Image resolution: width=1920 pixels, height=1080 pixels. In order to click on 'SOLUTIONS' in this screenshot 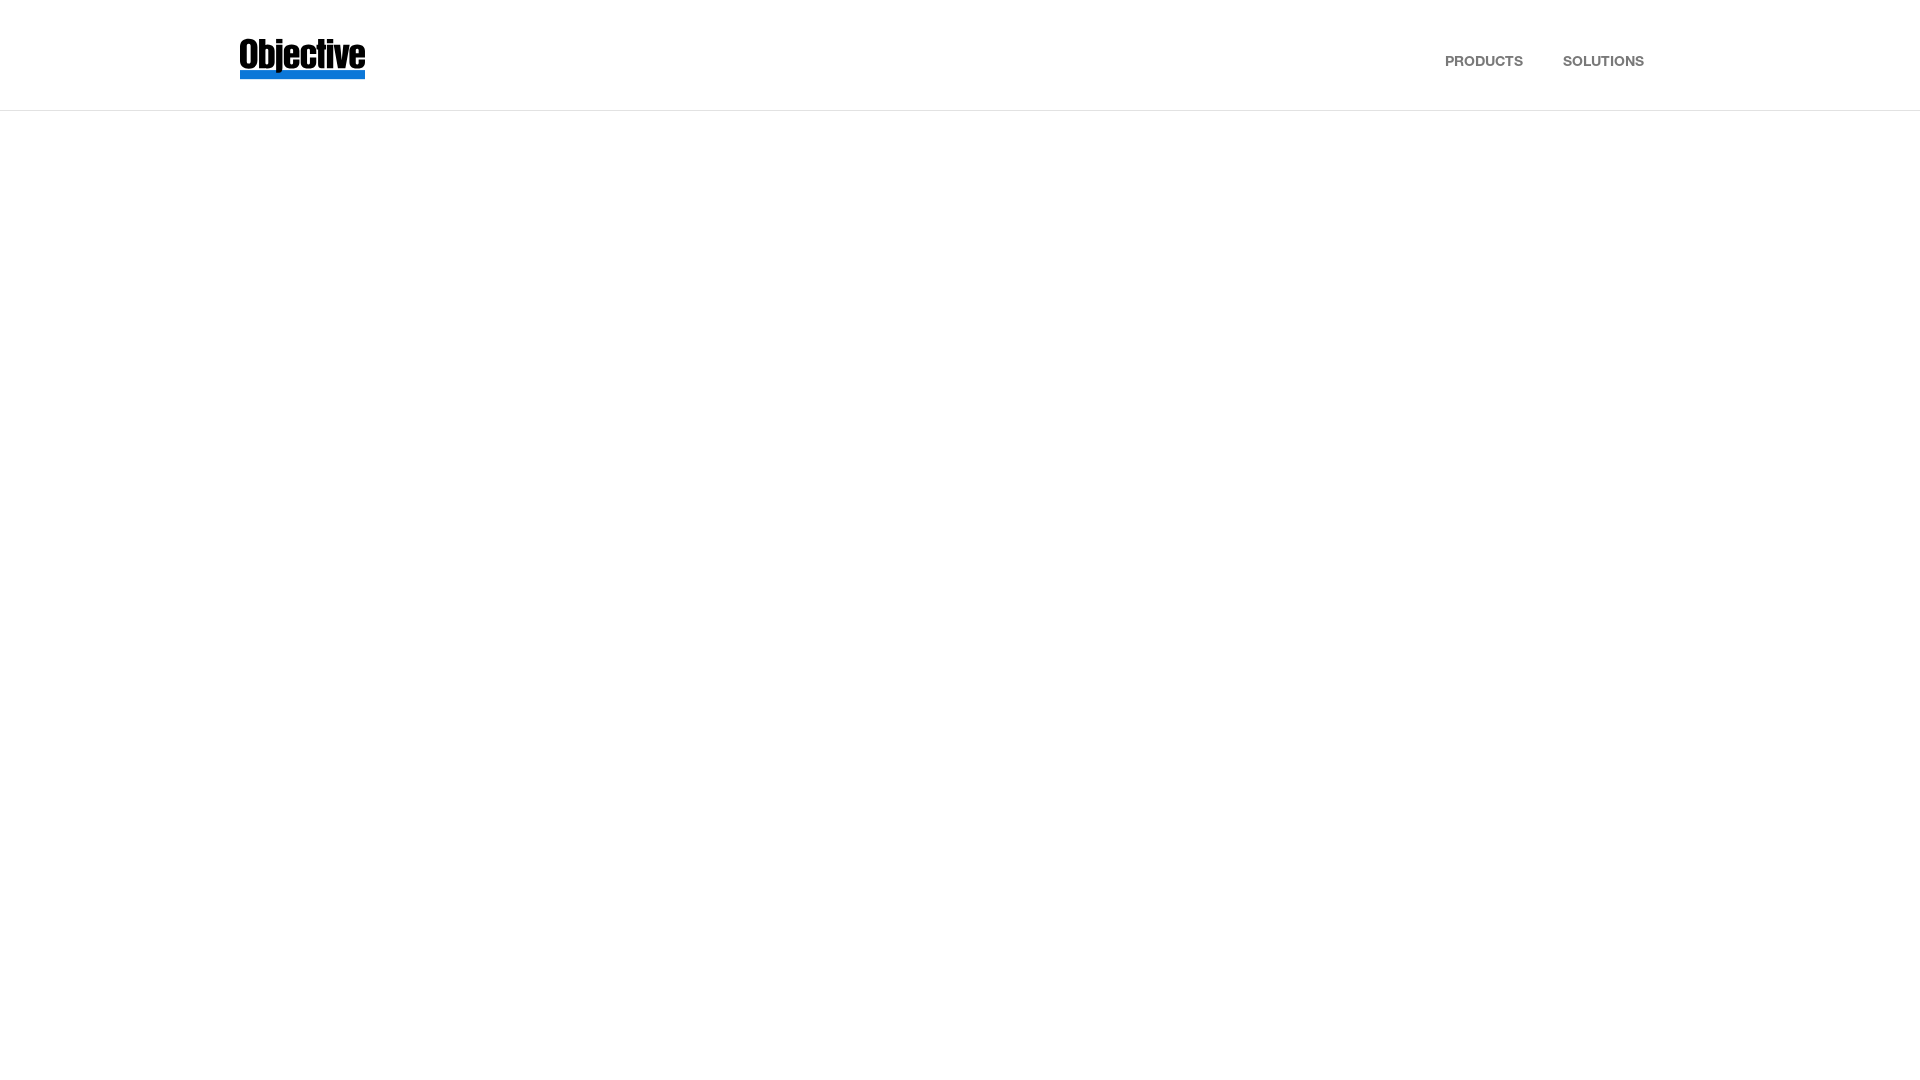, I will do `click(1603, 56)`.